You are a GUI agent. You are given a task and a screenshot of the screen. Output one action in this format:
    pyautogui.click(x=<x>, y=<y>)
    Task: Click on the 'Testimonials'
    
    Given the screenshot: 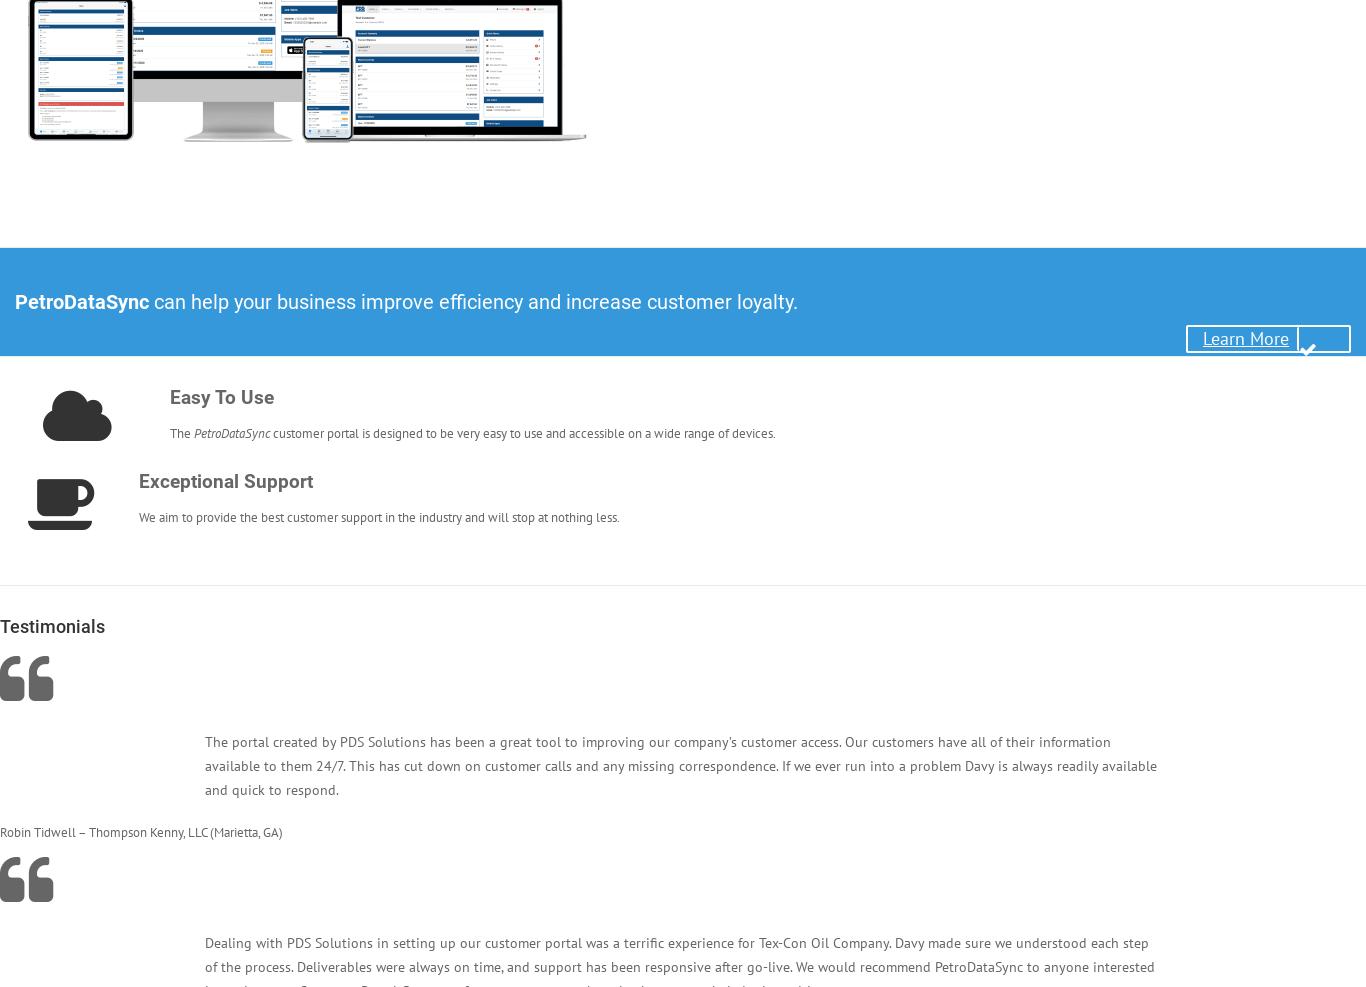 What is the action you would take?
    pyautogui.click(x=52, y=625)
    